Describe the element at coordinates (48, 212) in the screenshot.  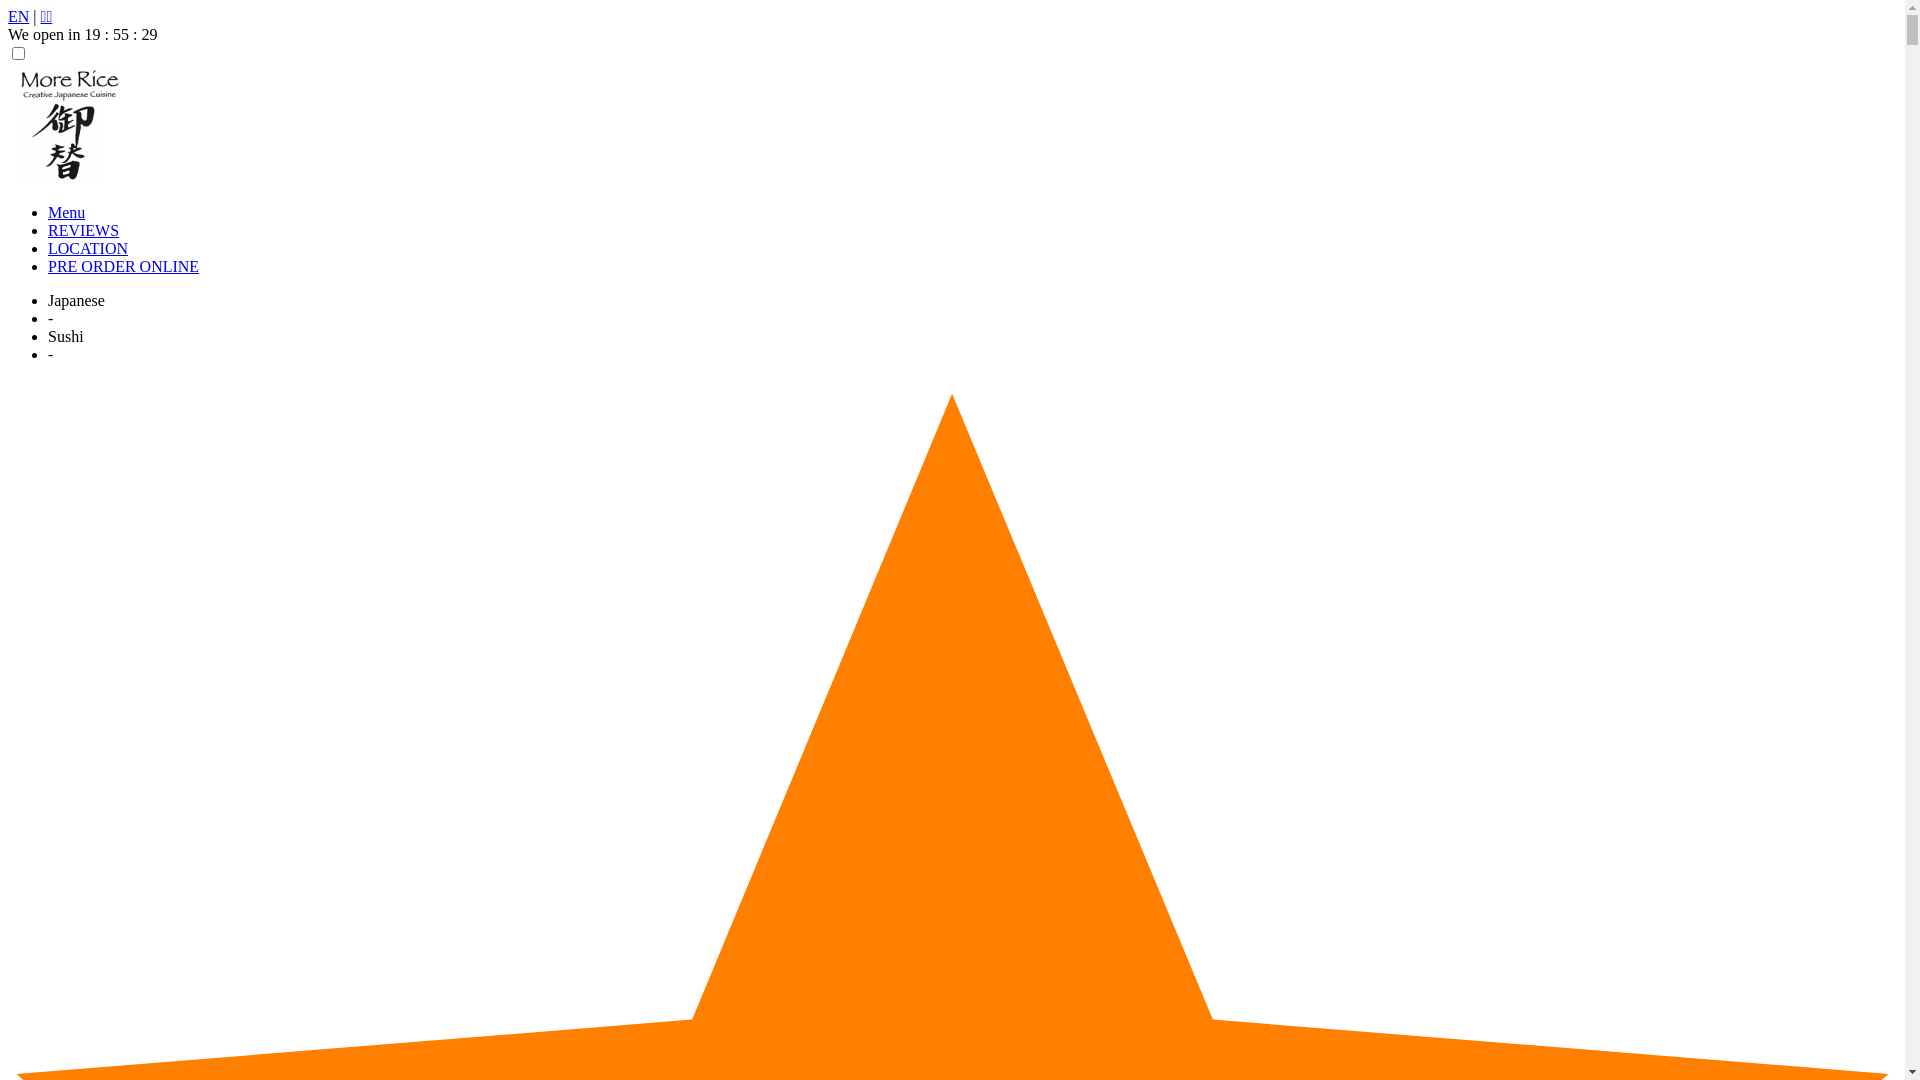
I see `'Menu'` at that location.